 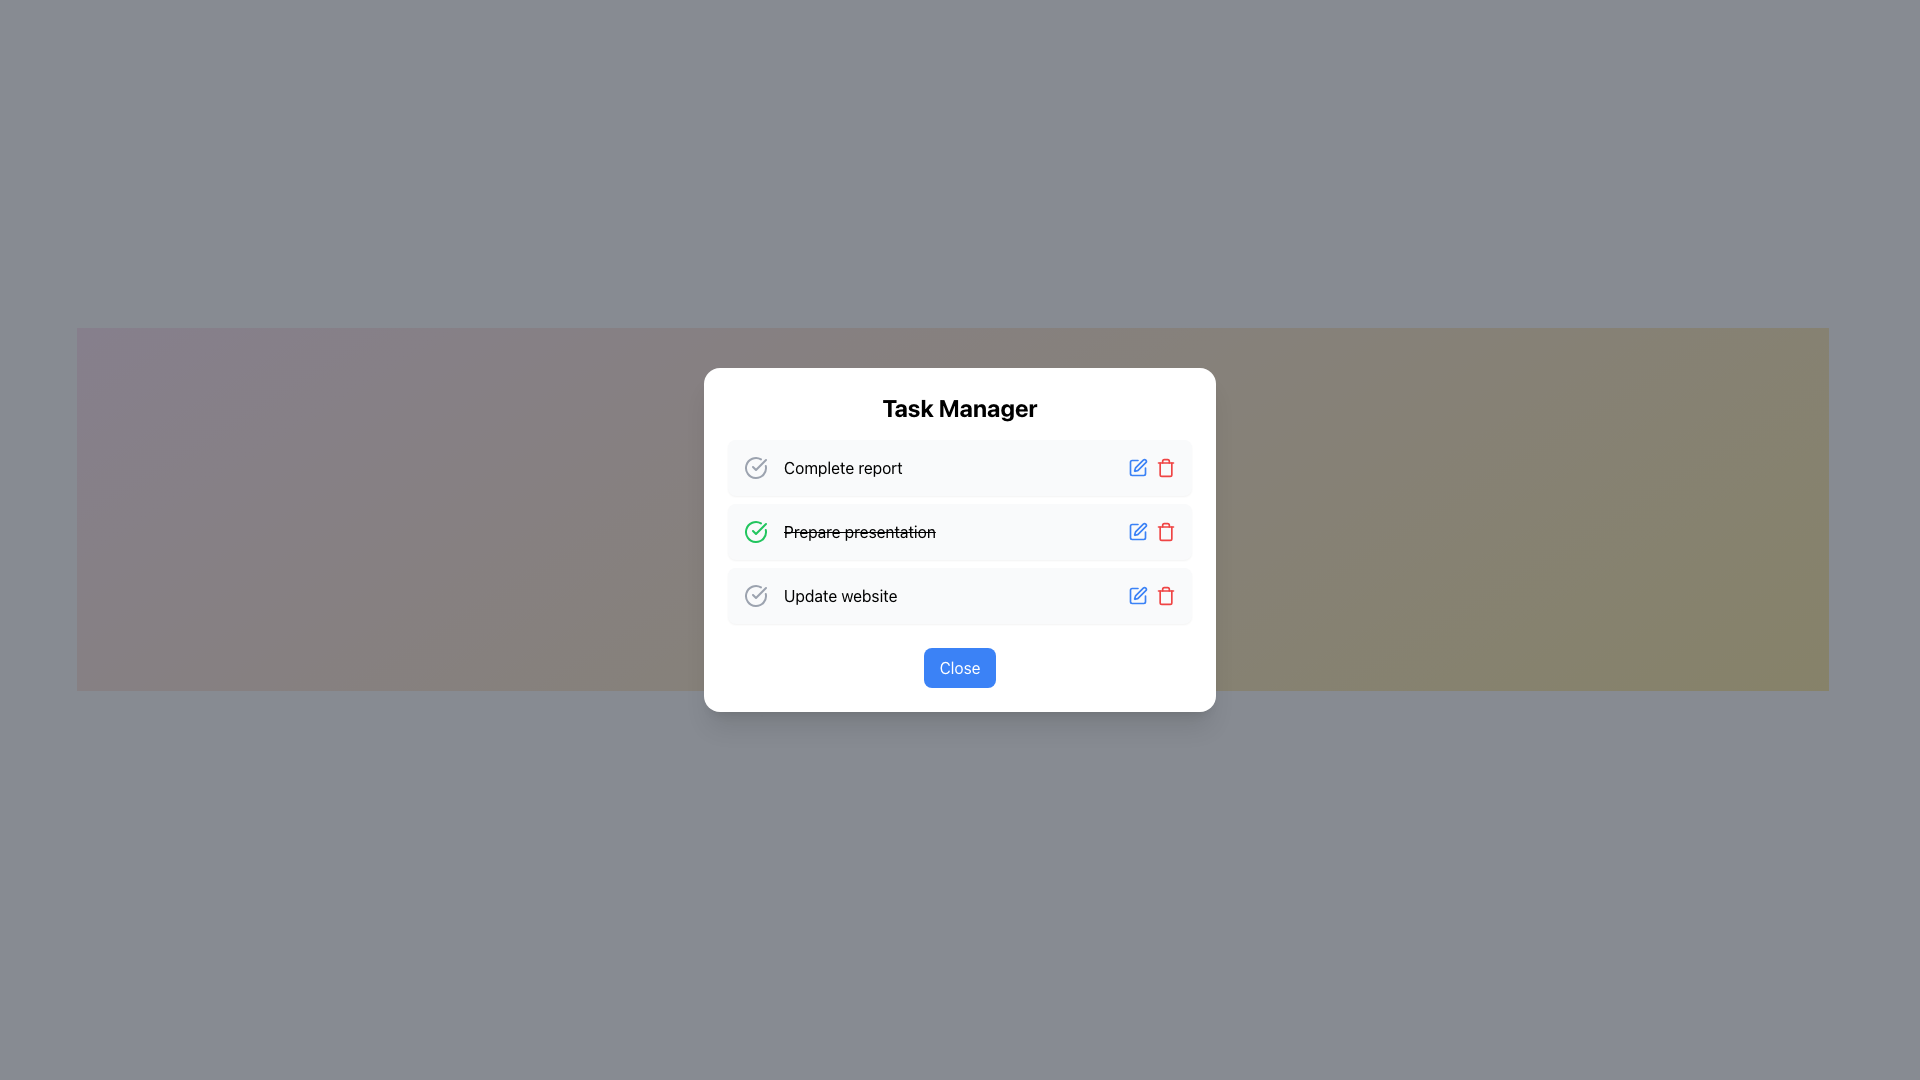 What do you see at coordinates (859, 531) in the screenshot?
I see `the text label displaying the task name 'Prepare presentation', which indicates its completion status by crossing out the text` at bounding box center [859, 531].